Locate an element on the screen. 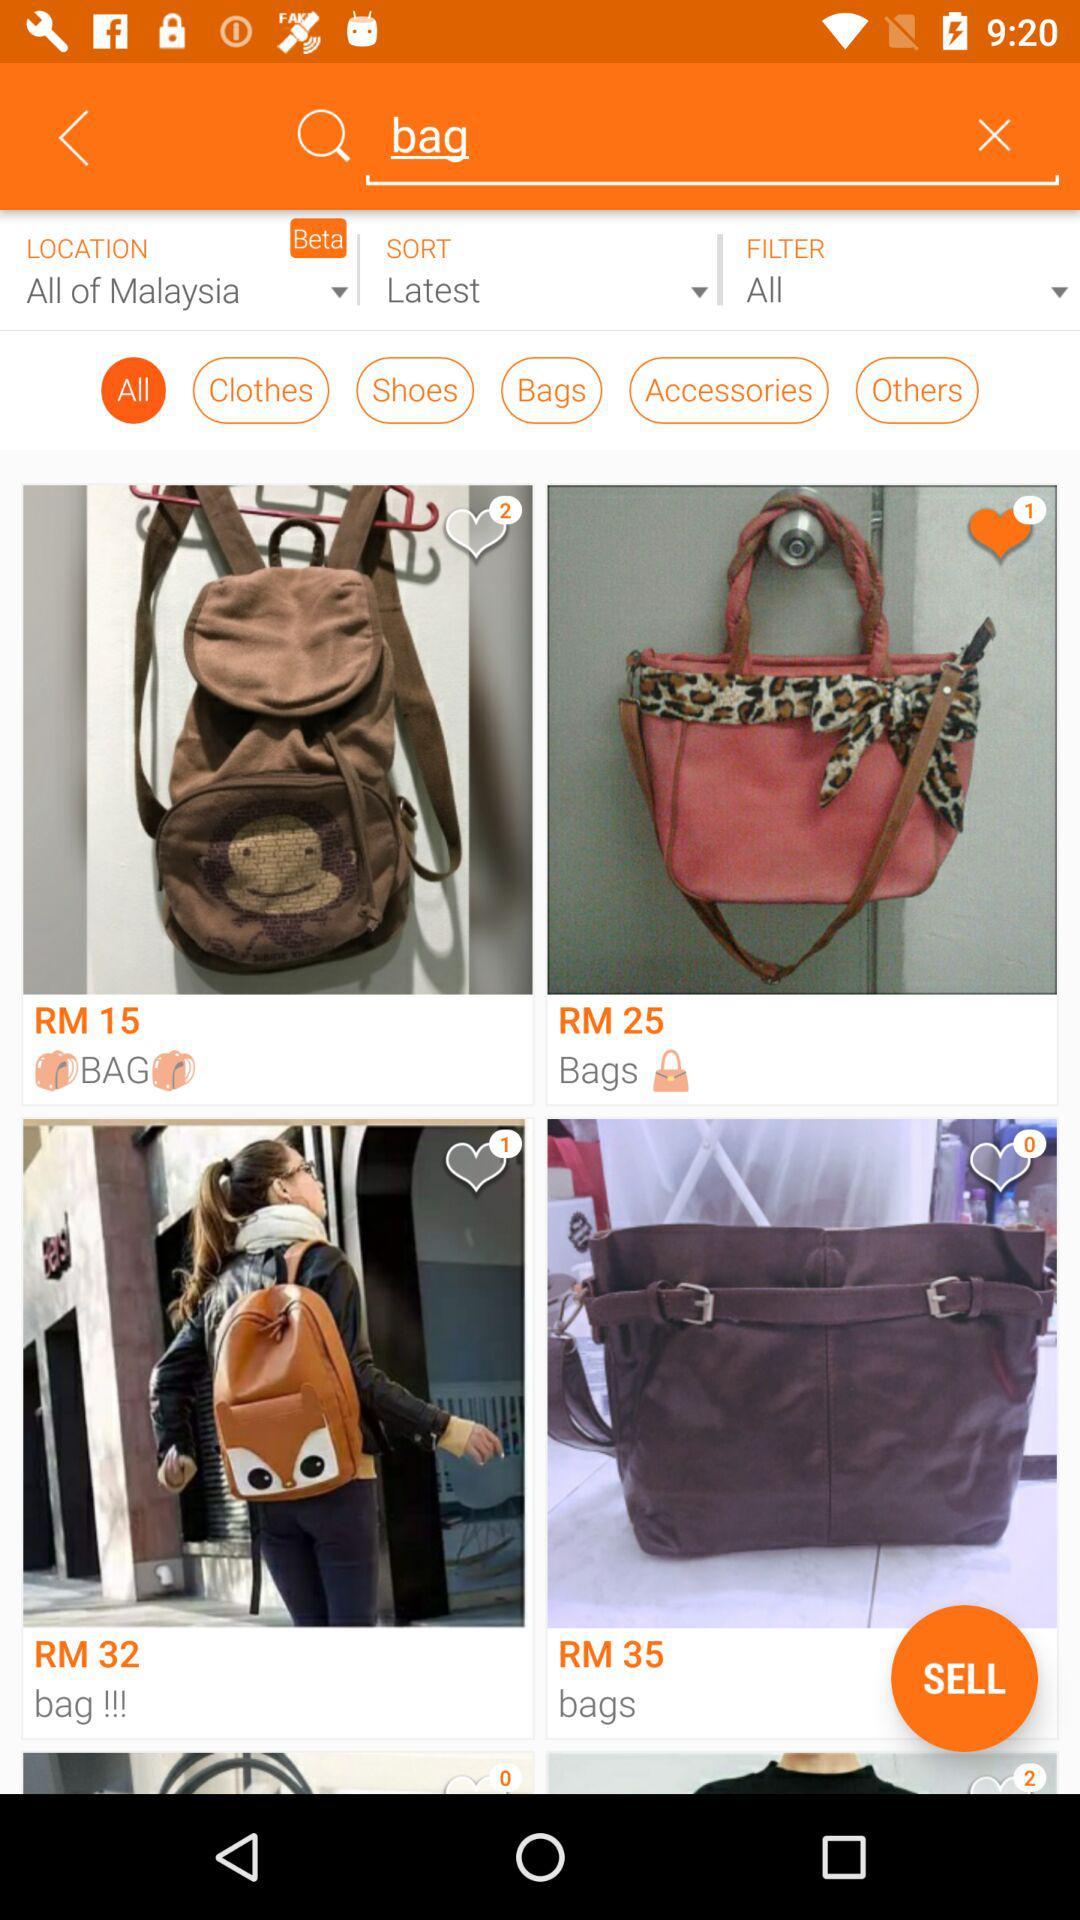  mark as favorite is located at coordinates (999, 537).